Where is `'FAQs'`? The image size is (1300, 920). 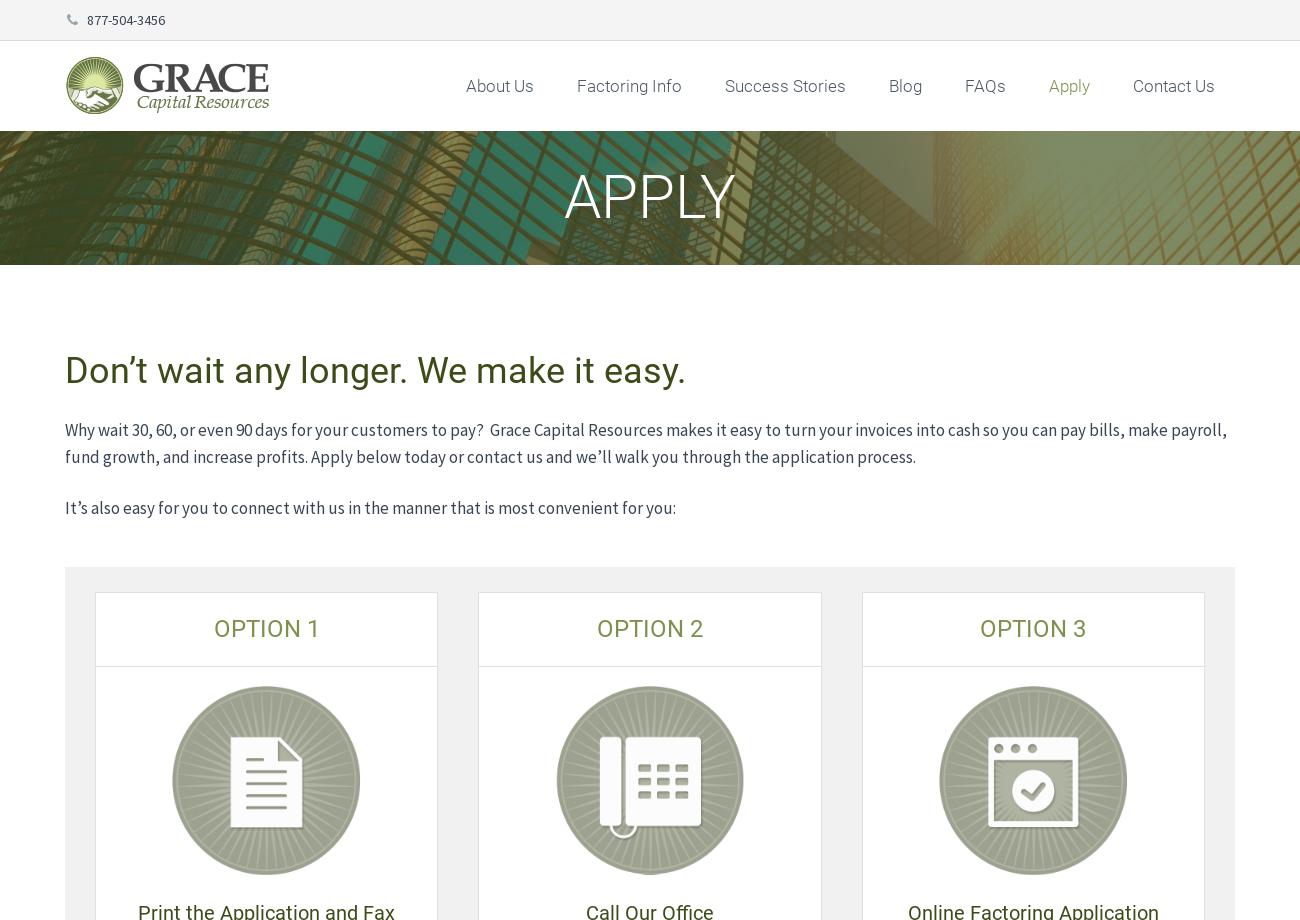
'FAQs' is located at coordinates (984, 86).